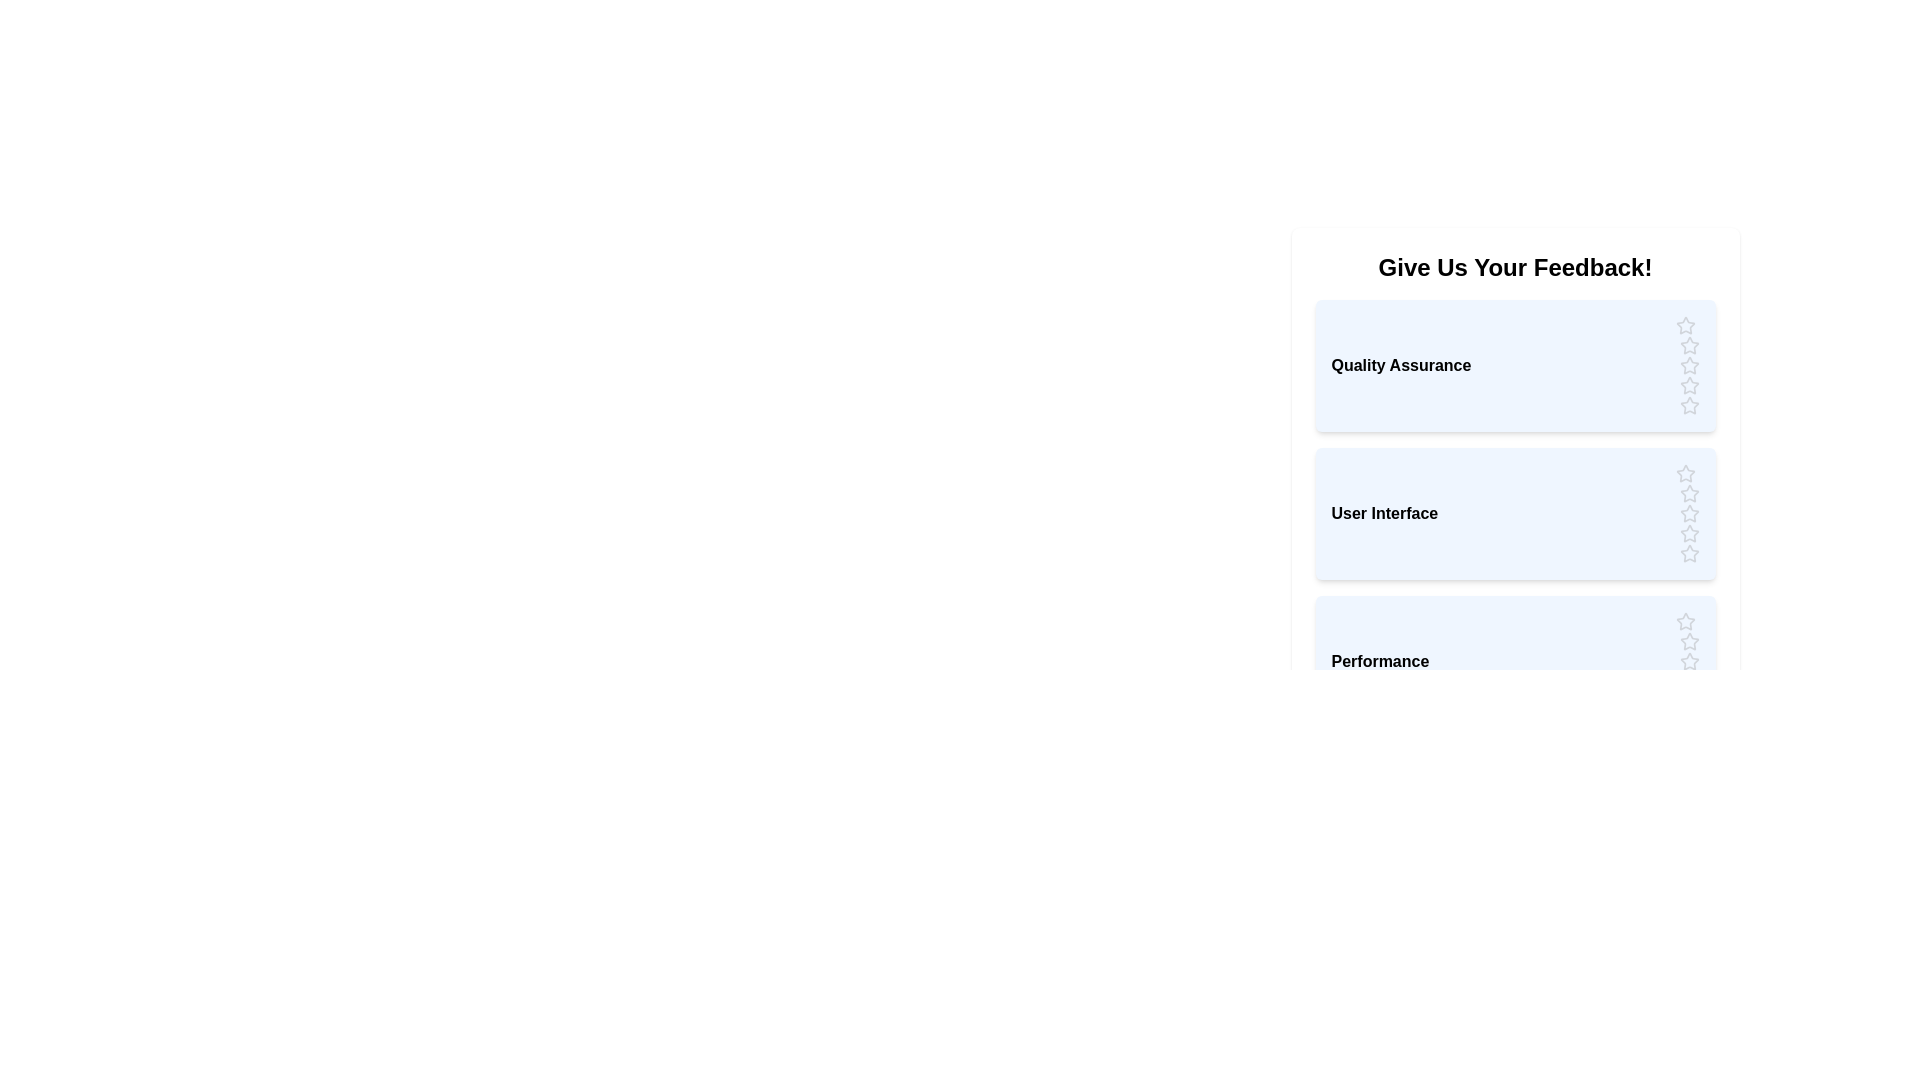 The image size is (1920, 1080). What do you see at coordinates (1688, 701) in the screenshot?
I see `the rating for the category 'Performance' to 5 stars` at bounding box center [1688, 701].